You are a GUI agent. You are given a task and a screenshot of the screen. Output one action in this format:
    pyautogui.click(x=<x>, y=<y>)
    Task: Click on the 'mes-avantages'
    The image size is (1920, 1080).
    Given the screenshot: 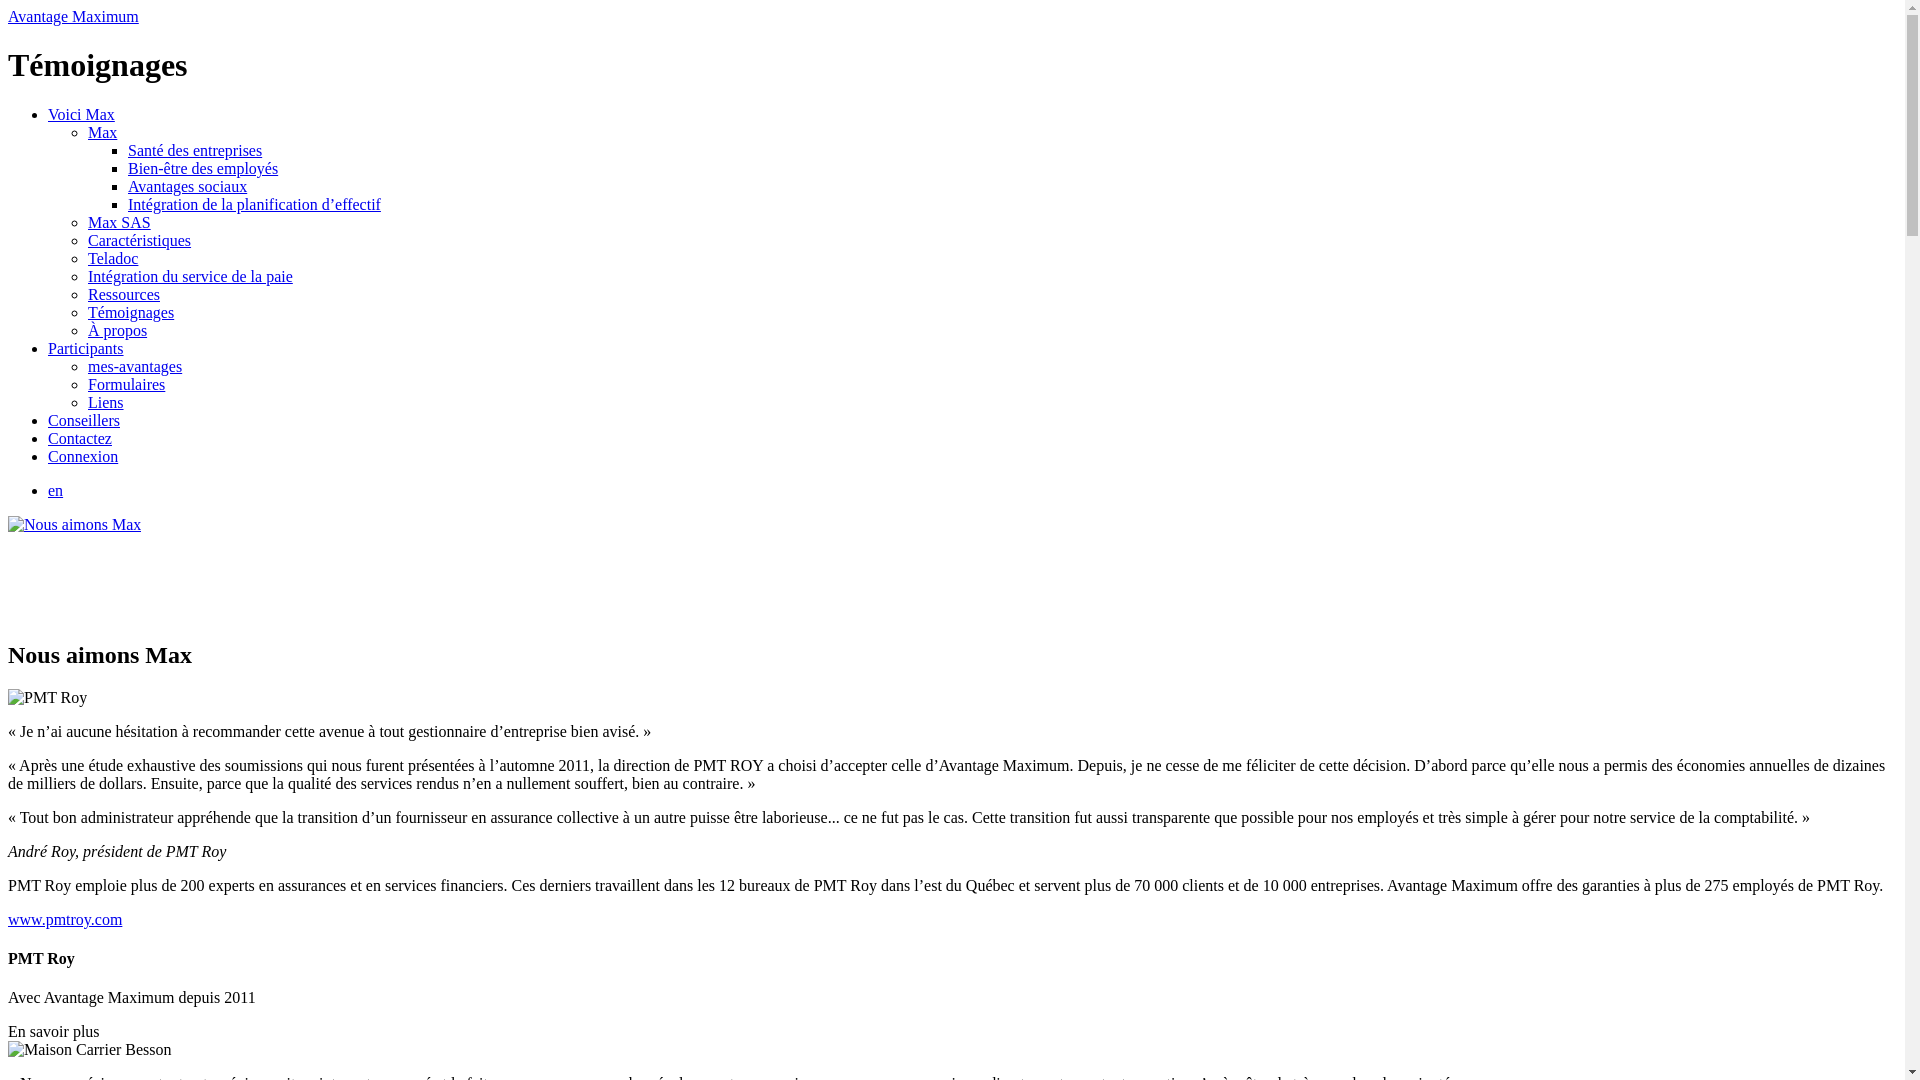 What is the action you would take?
    pyautogui.click(x=133, y=366)
    